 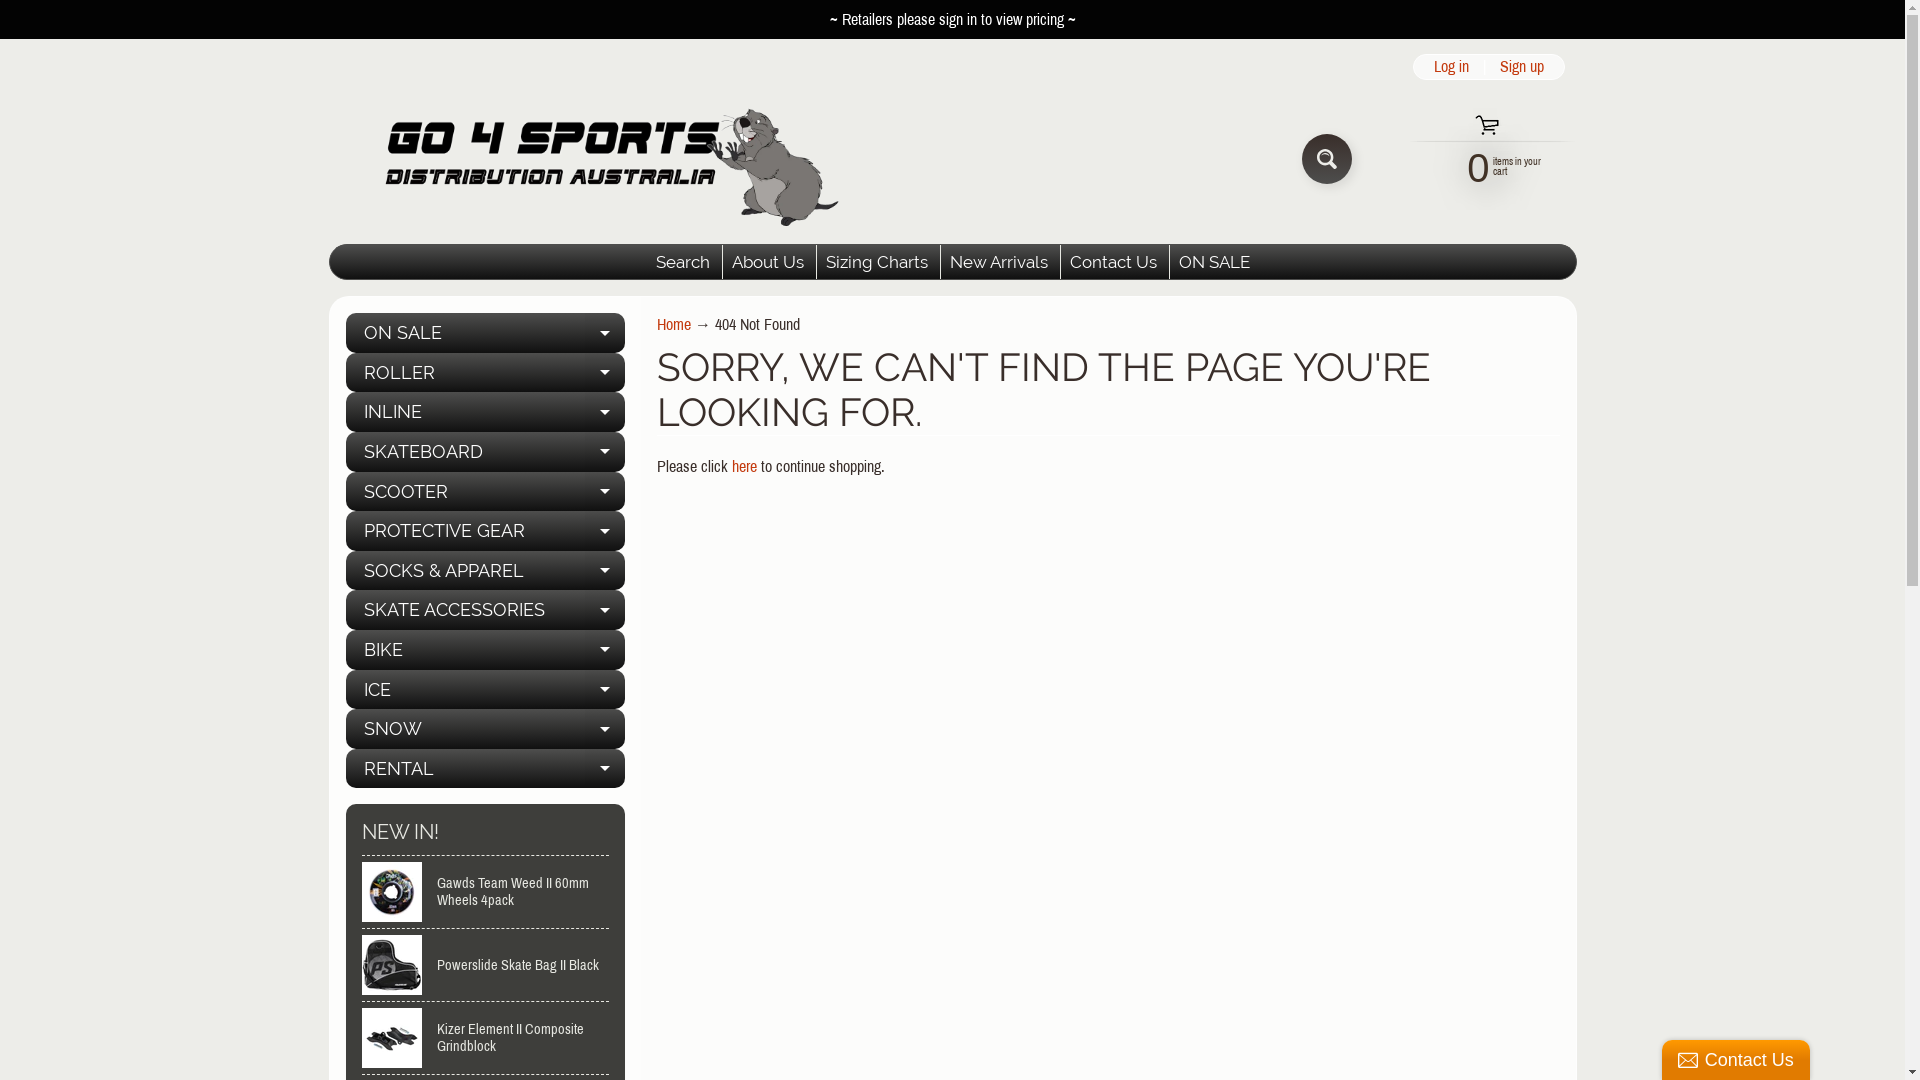 I want to click on 'PROTECTIVE GEAR, so click(x=485, y=530).